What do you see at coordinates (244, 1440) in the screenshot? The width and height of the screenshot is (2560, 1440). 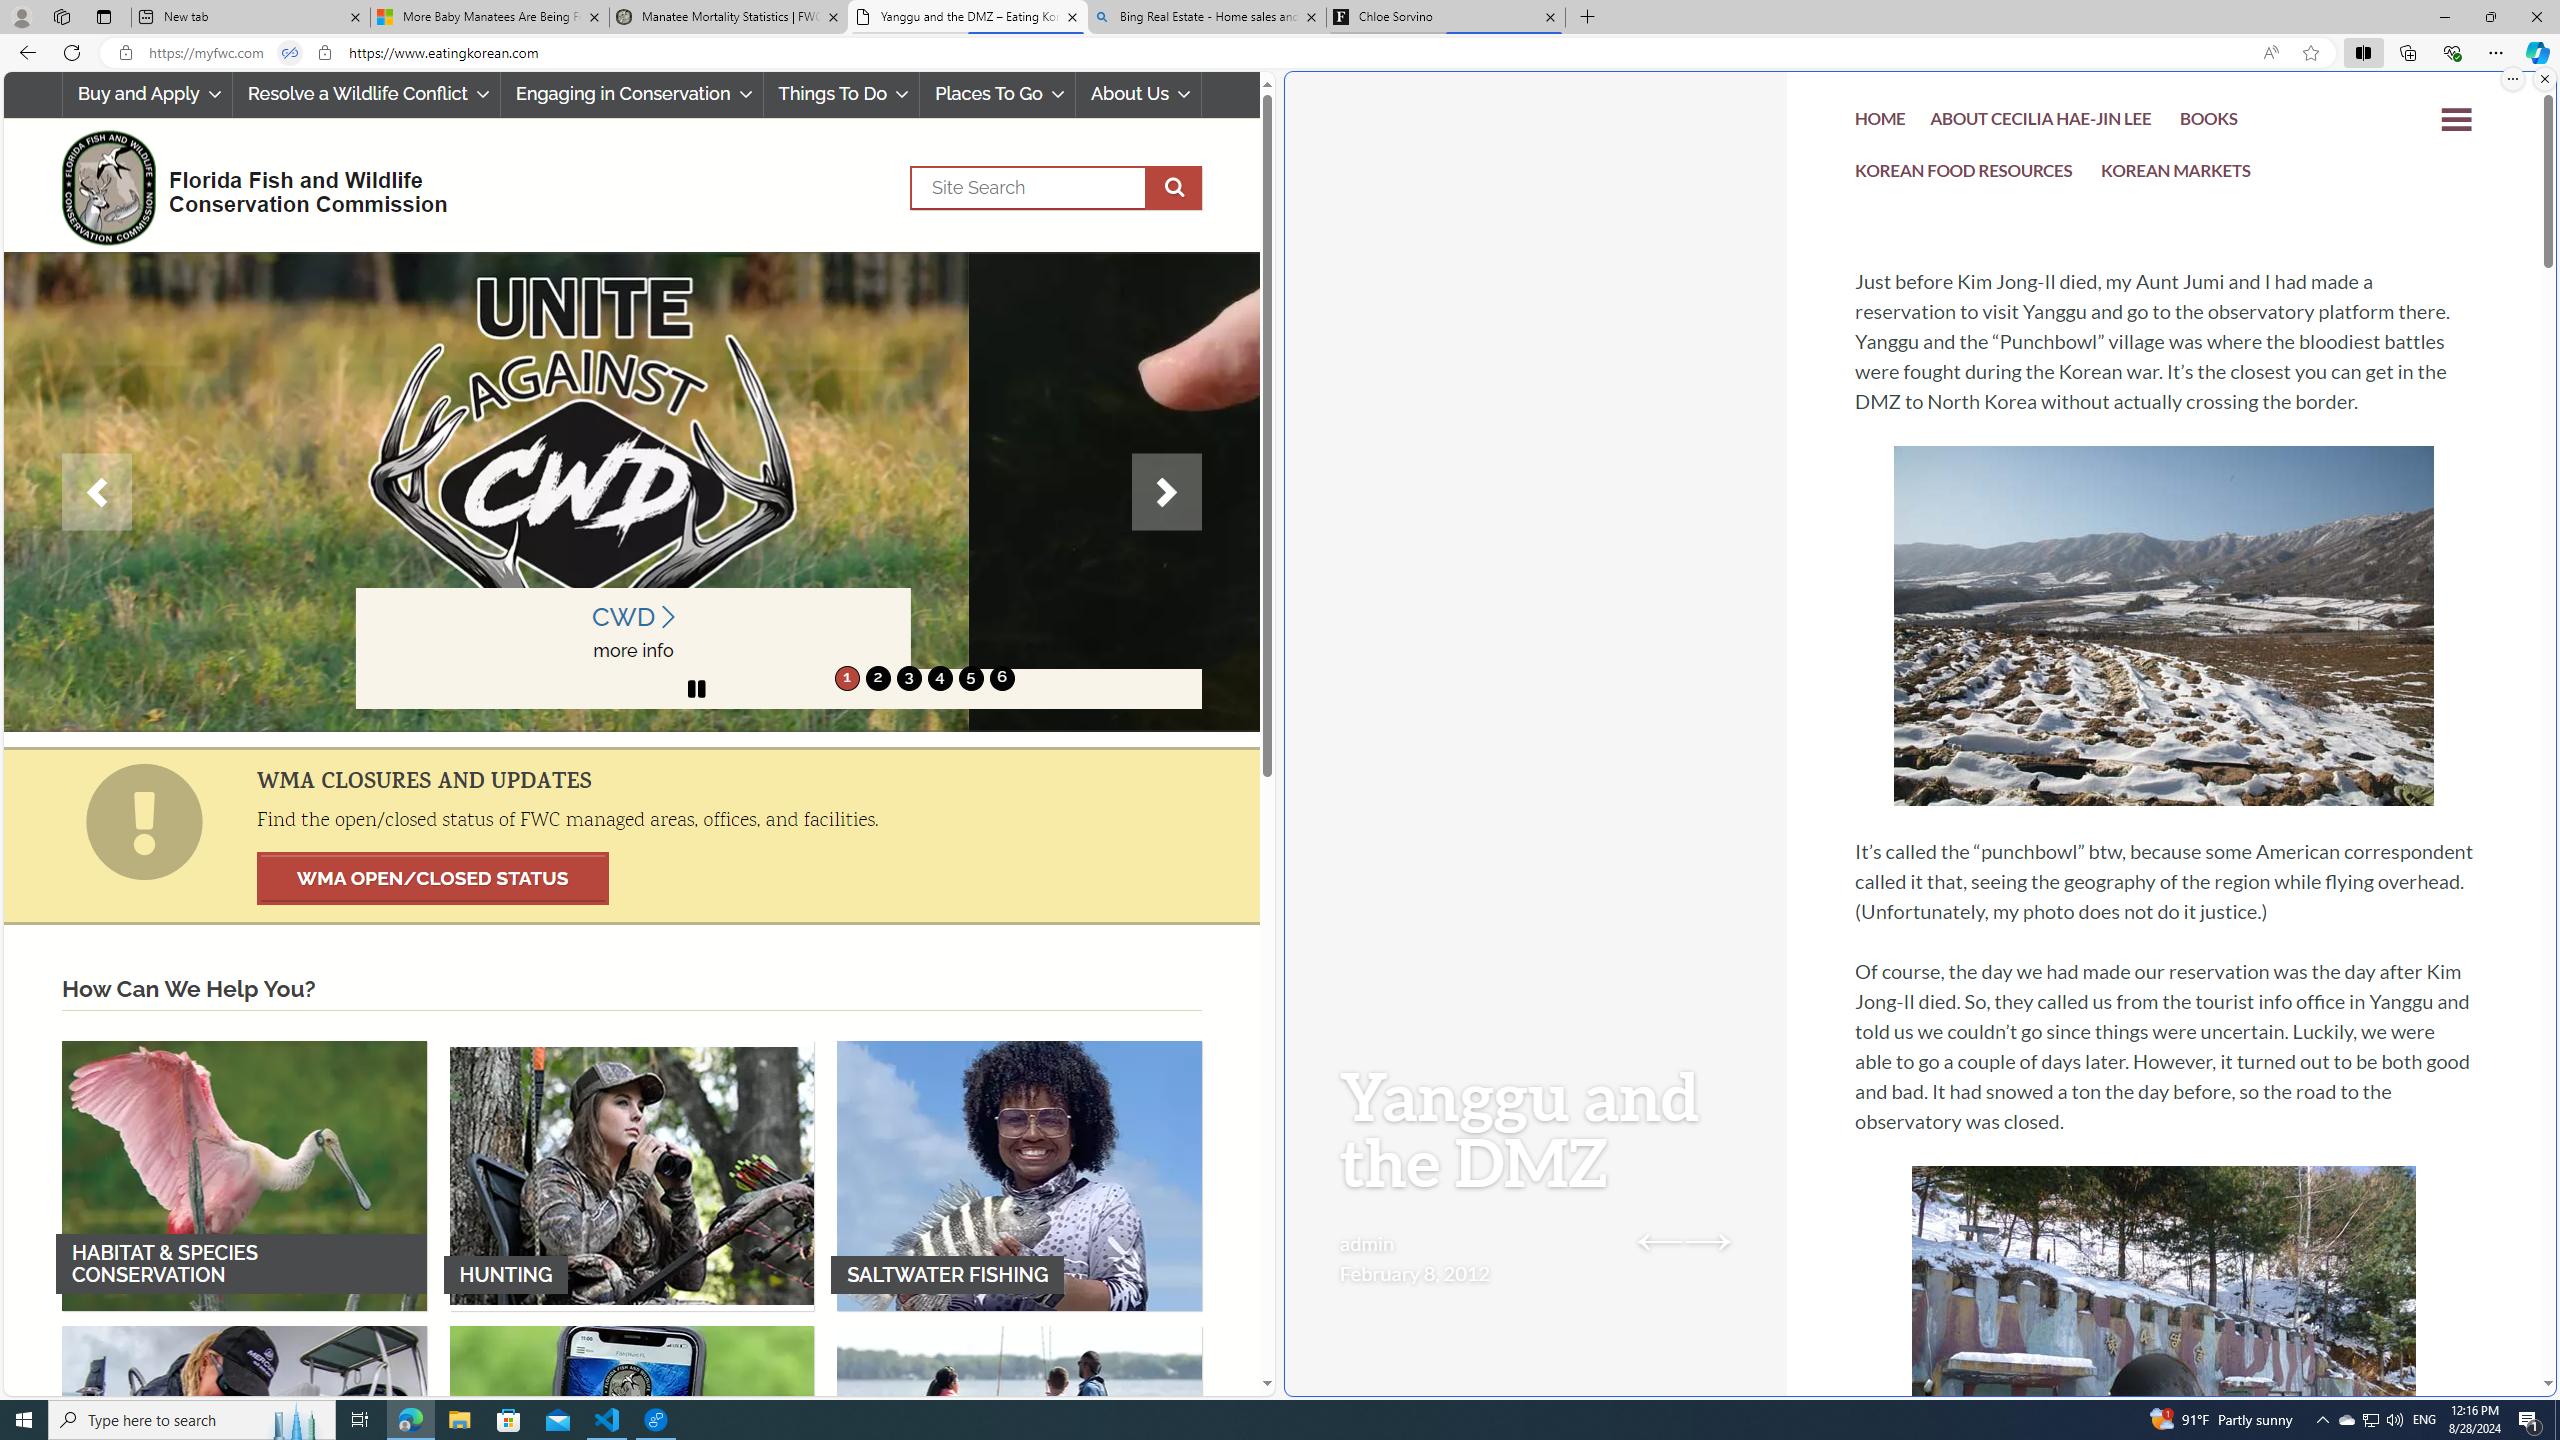 I see `'FRESHWATER FISHING'` at bounding box center [244, 1440].